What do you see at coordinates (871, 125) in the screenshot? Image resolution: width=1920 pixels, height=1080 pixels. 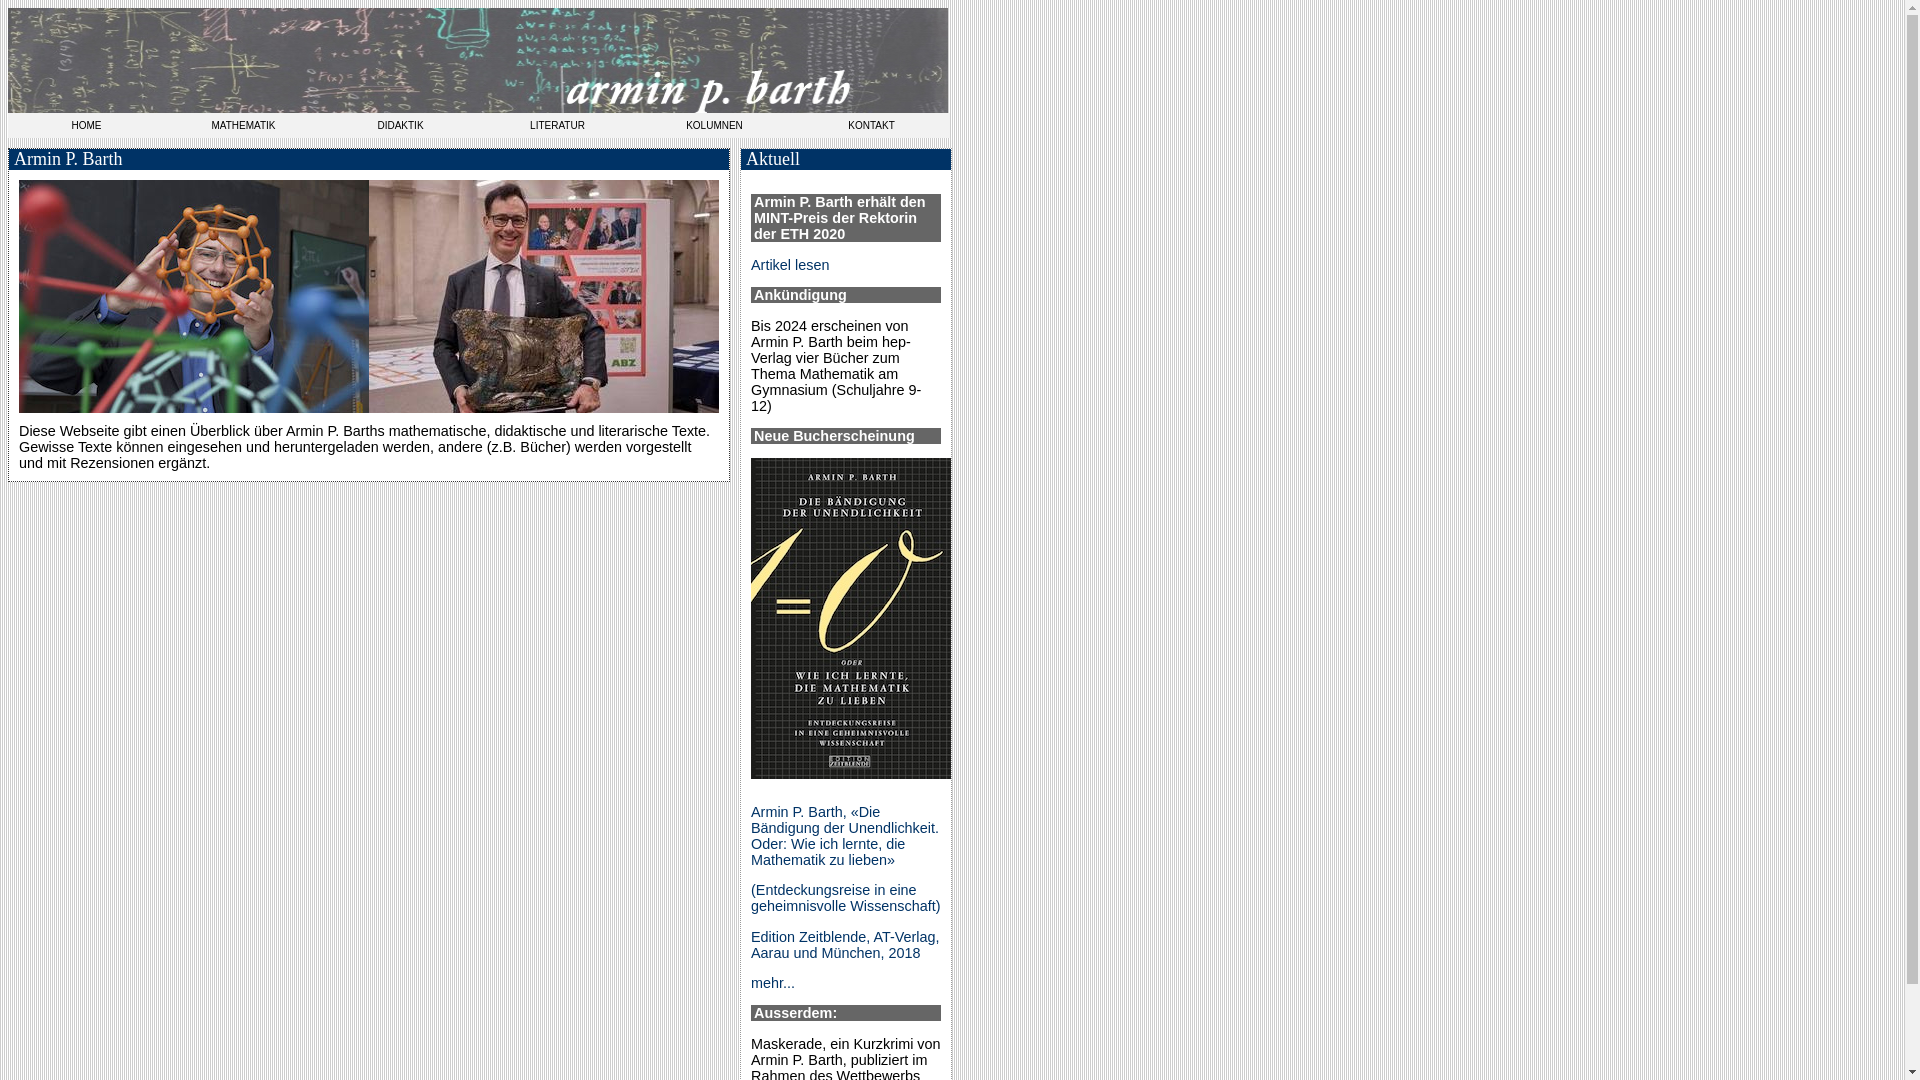 I see `'KONTAKT'` at bounding box center [871, 125].